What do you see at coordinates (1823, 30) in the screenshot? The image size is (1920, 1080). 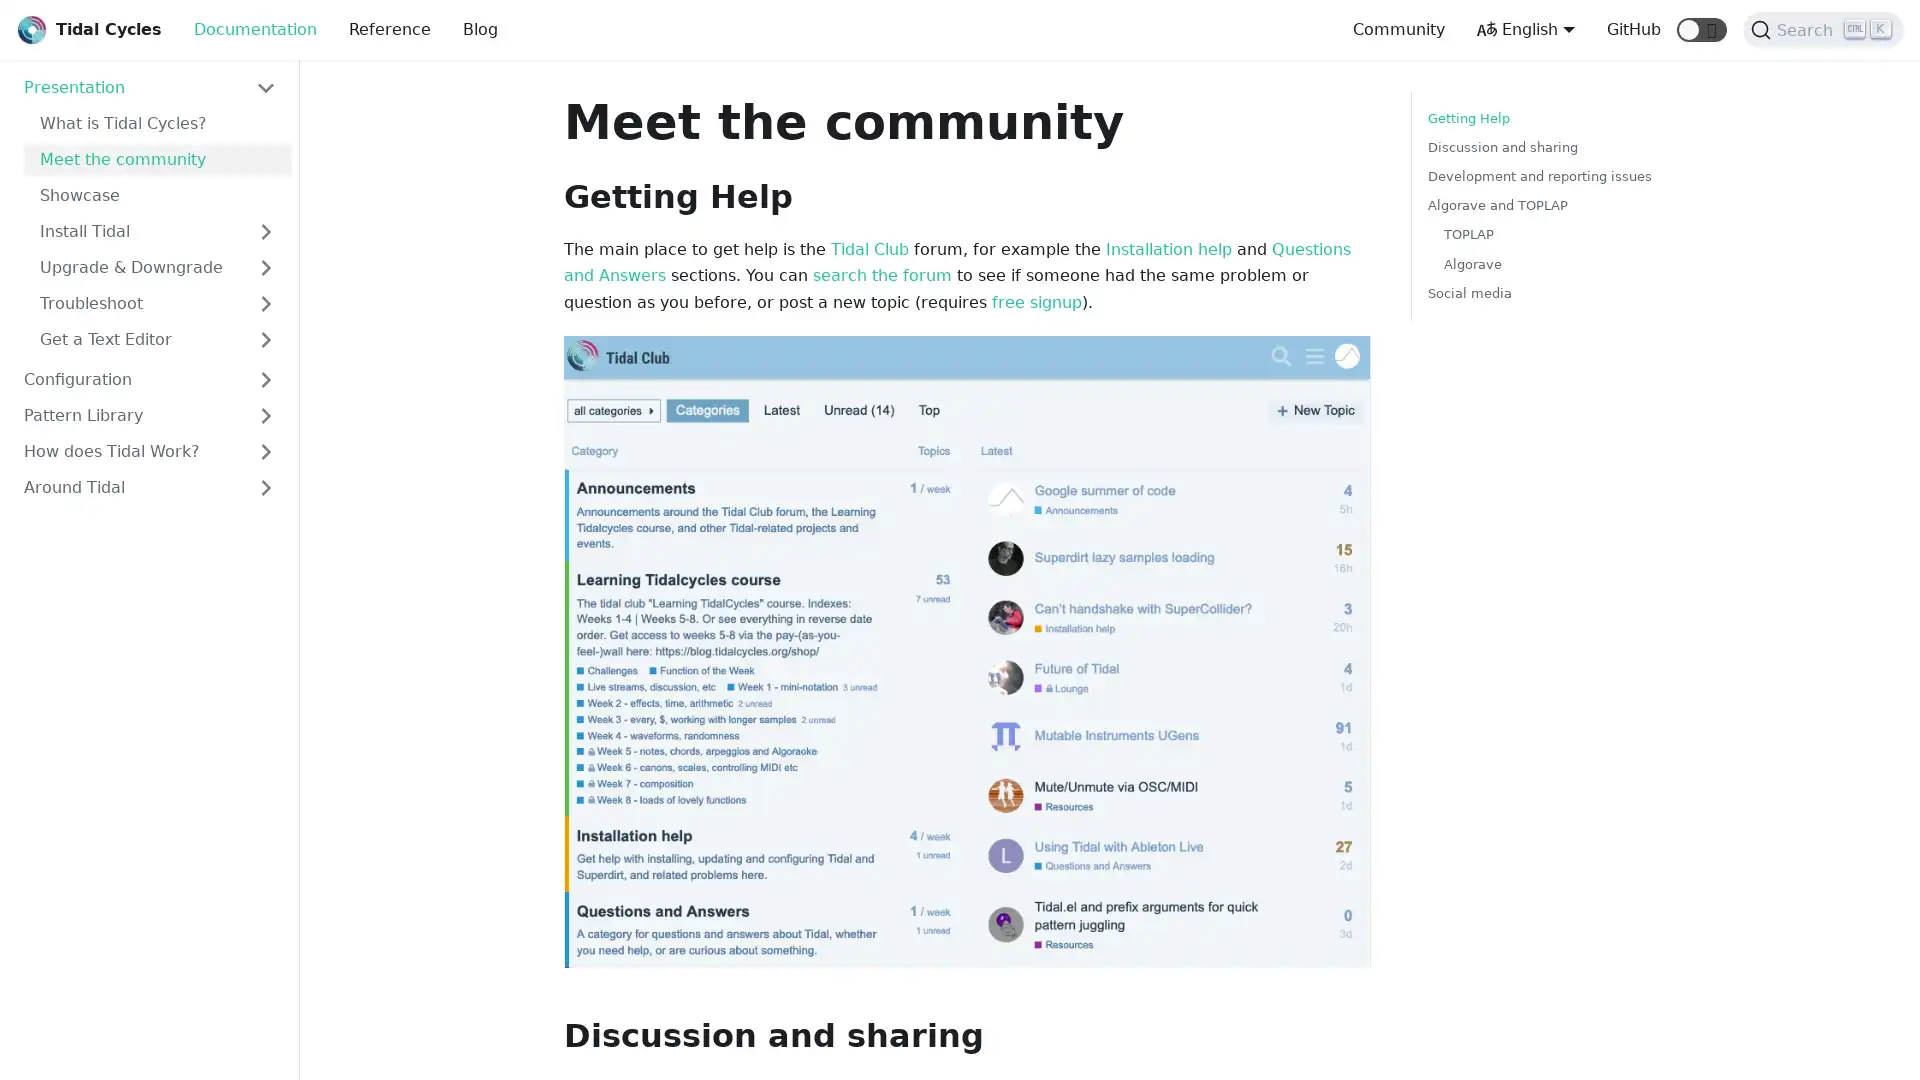 I see `Search` at bounding box center [1823, 30].